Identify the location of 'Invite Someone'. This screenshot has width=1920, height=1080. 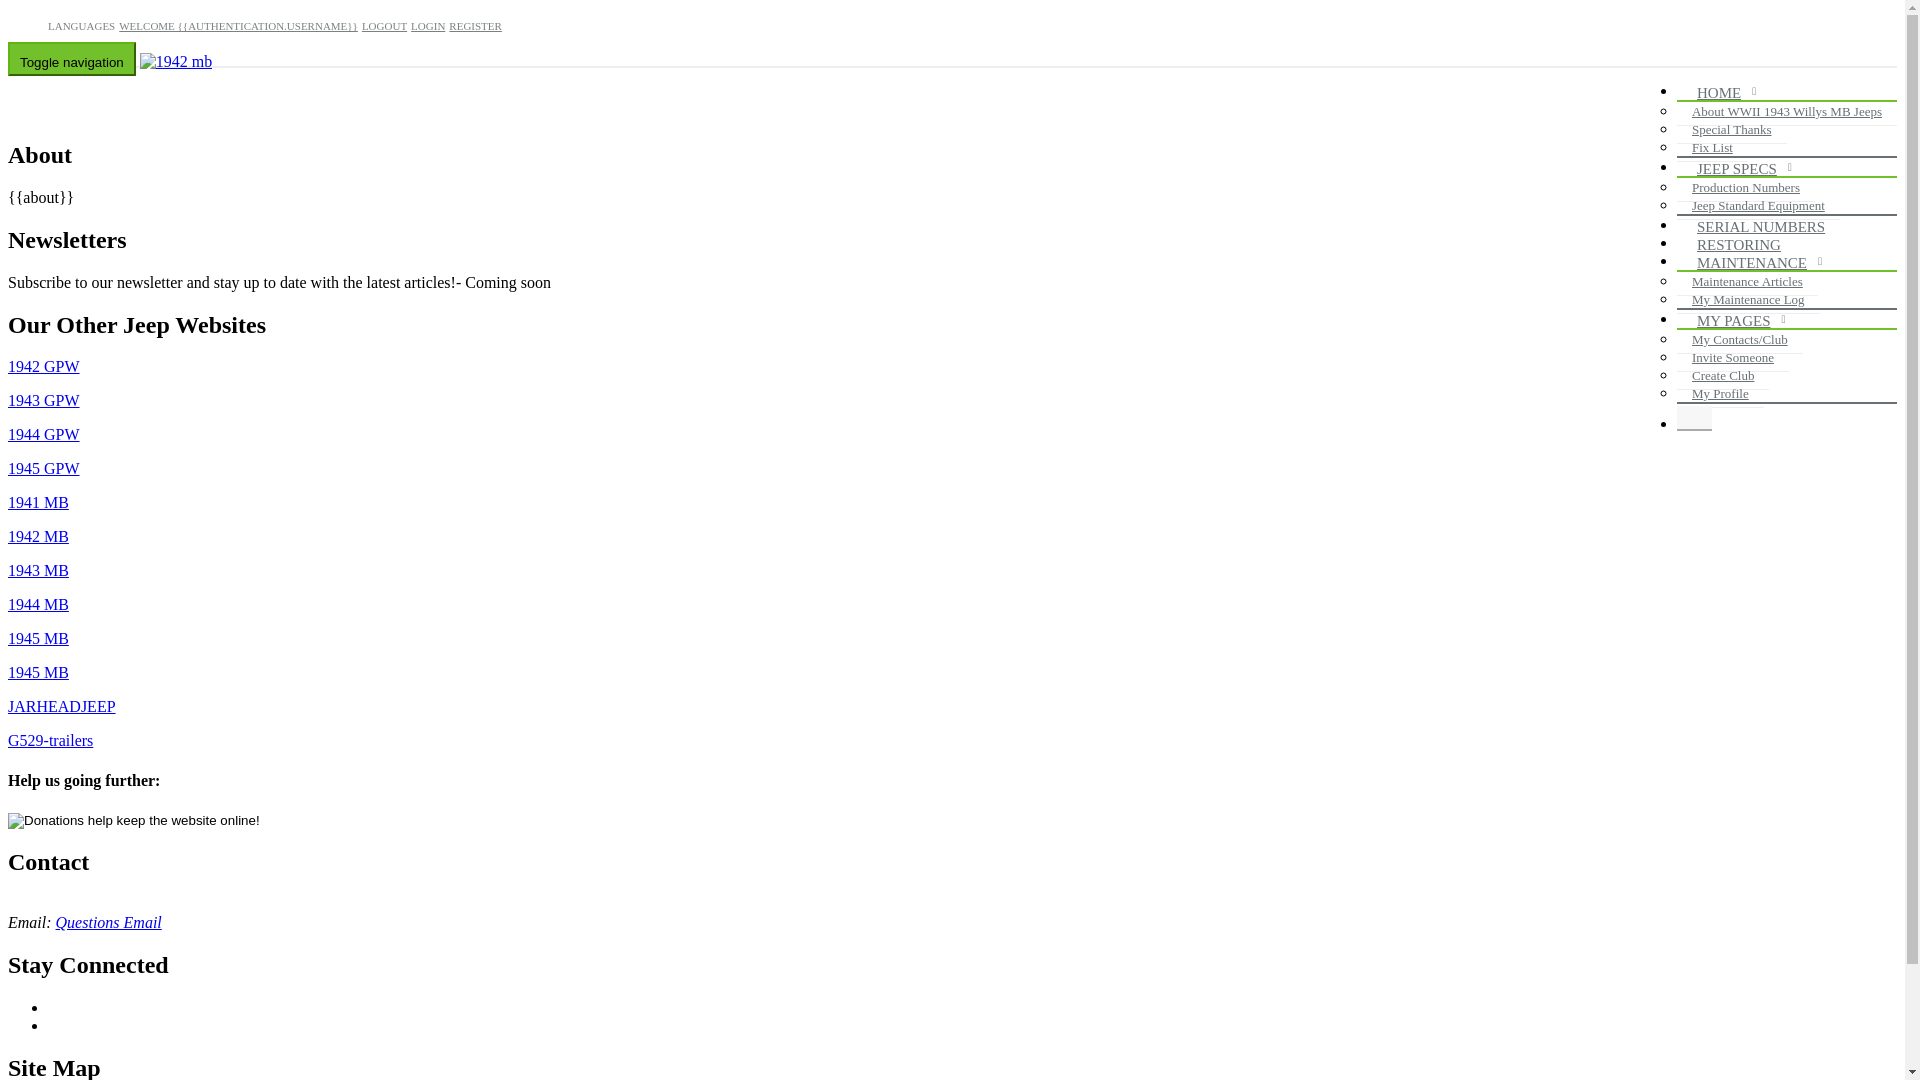
(1731, 357).